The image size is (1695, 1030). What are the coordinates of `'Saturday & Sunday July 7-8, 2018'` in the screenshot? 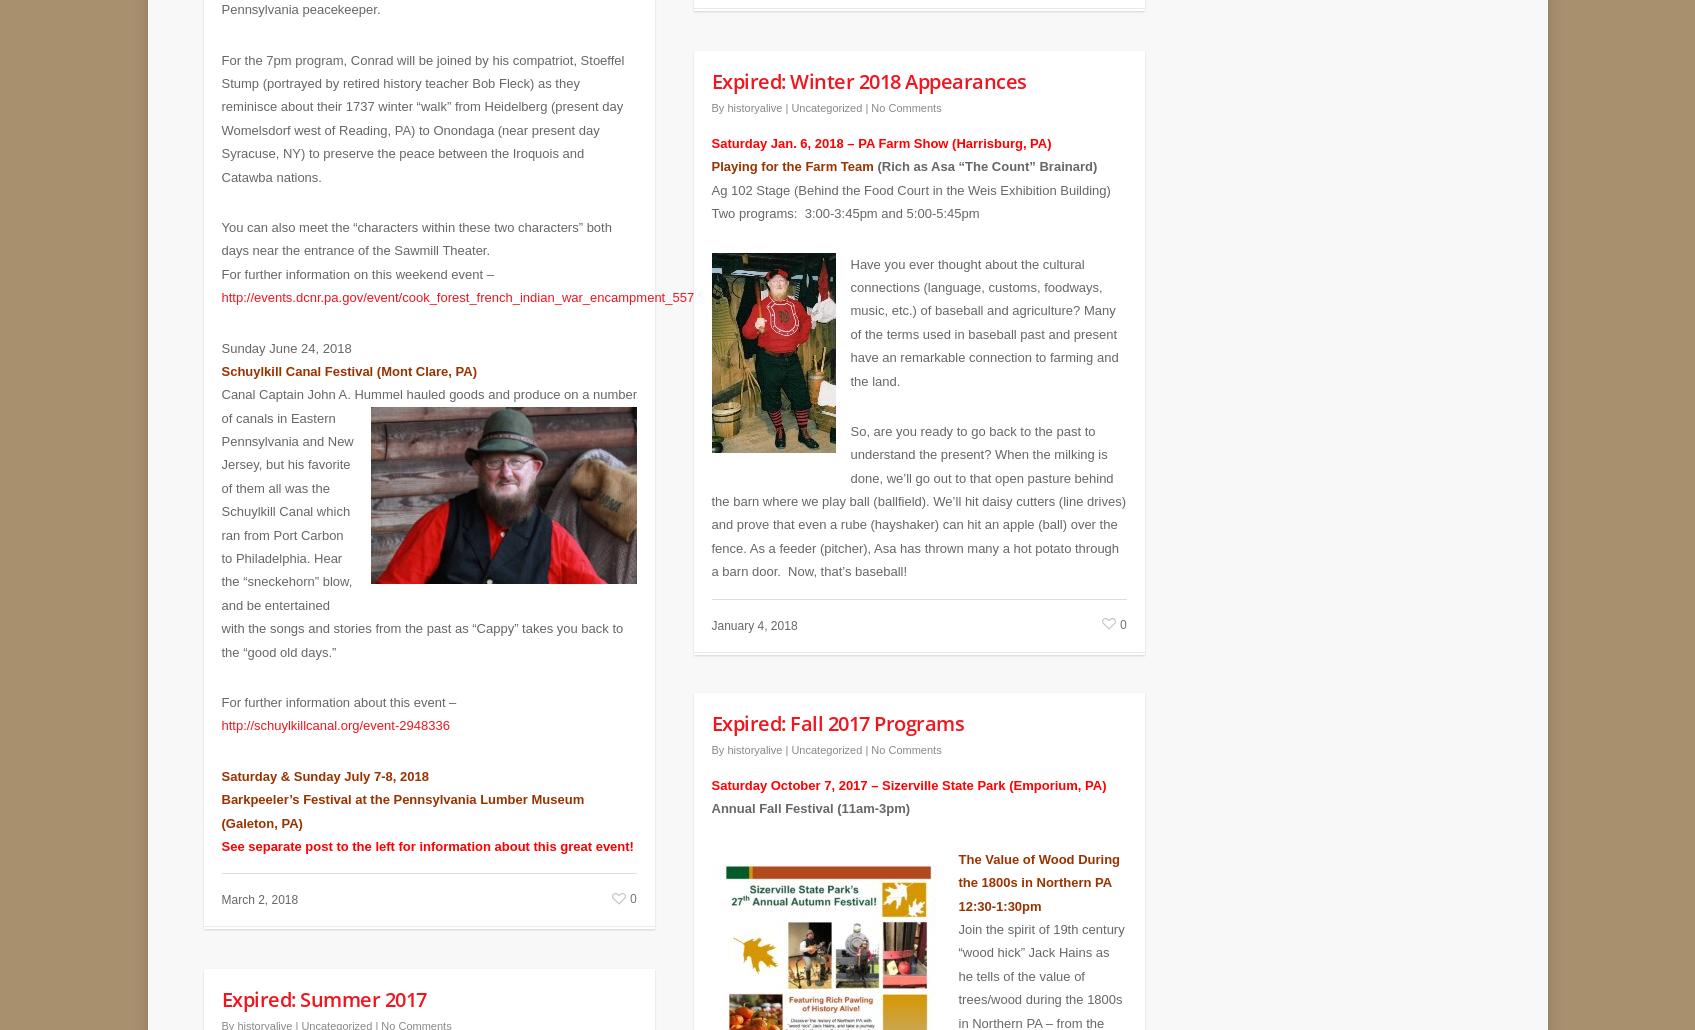 It's located at (220, 761).